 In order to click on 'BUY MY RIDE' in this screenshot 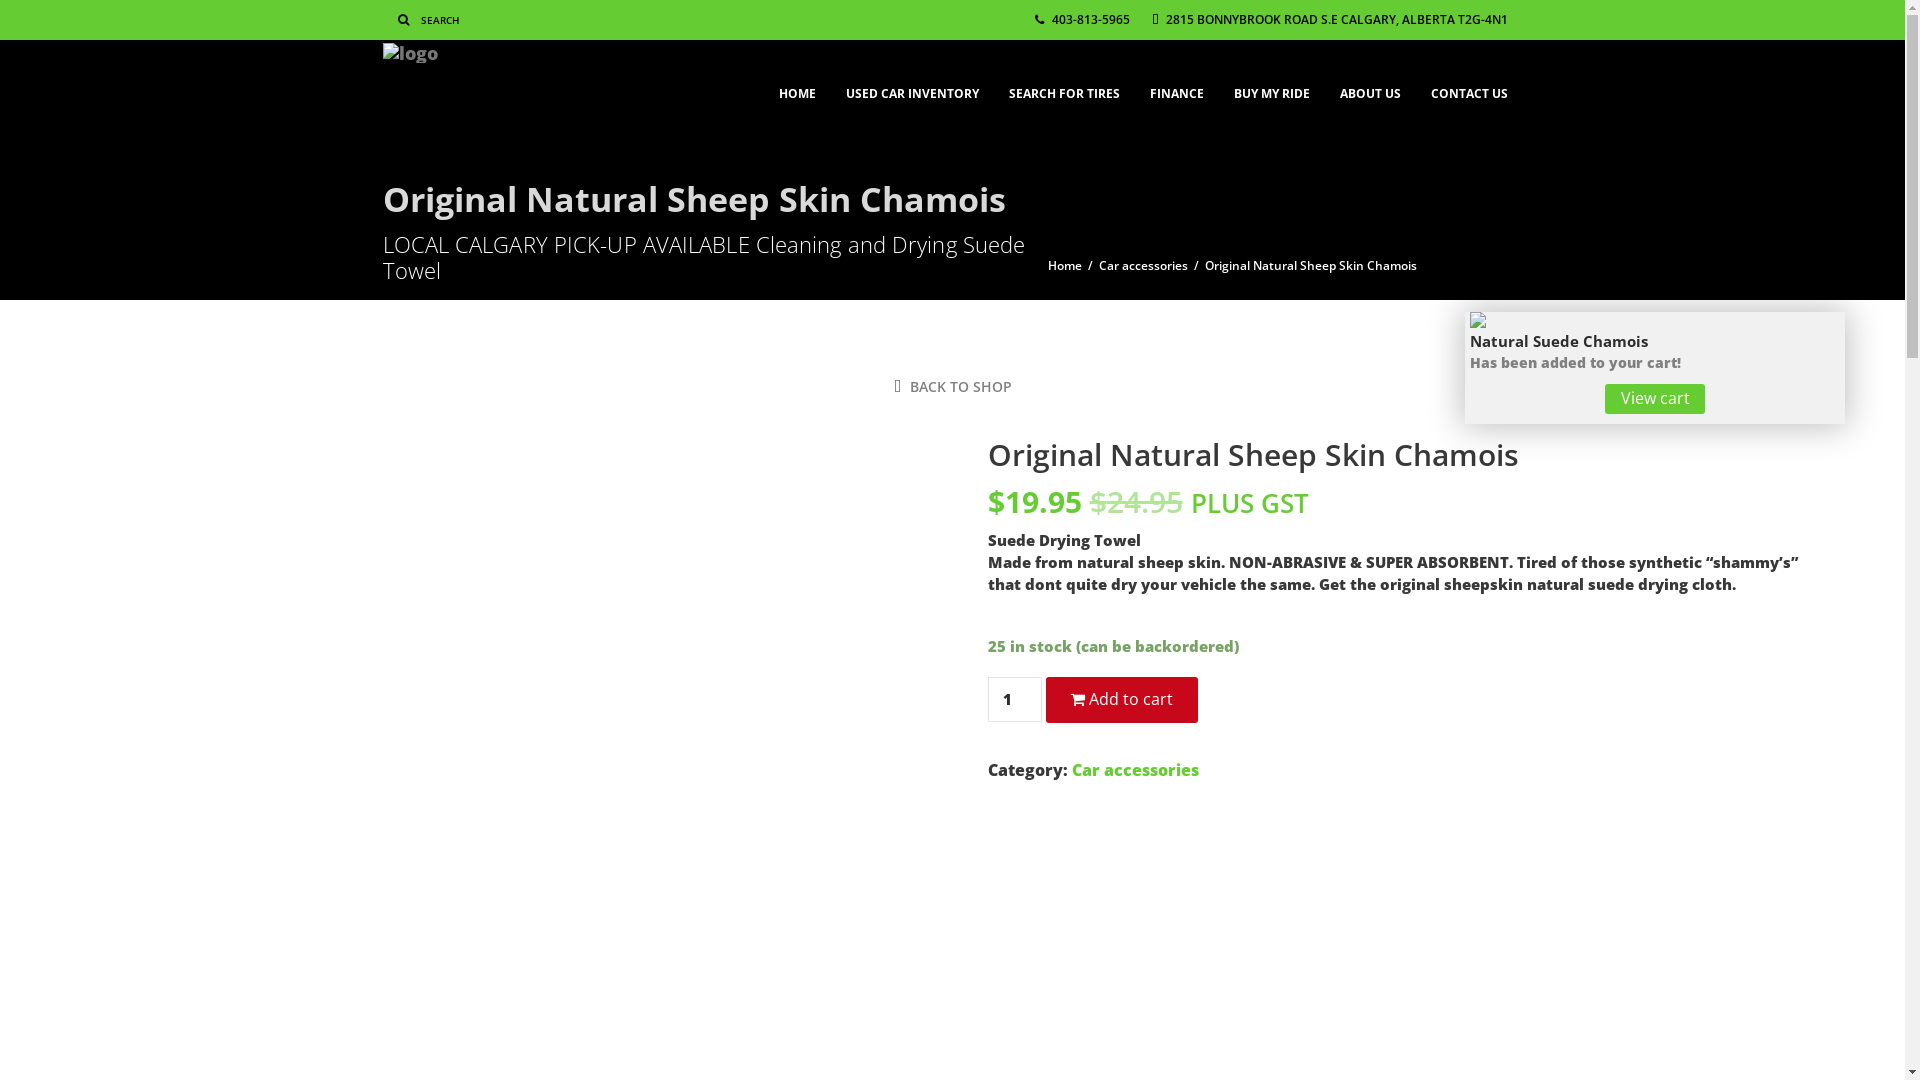, I will do `click(1270, 83)`.